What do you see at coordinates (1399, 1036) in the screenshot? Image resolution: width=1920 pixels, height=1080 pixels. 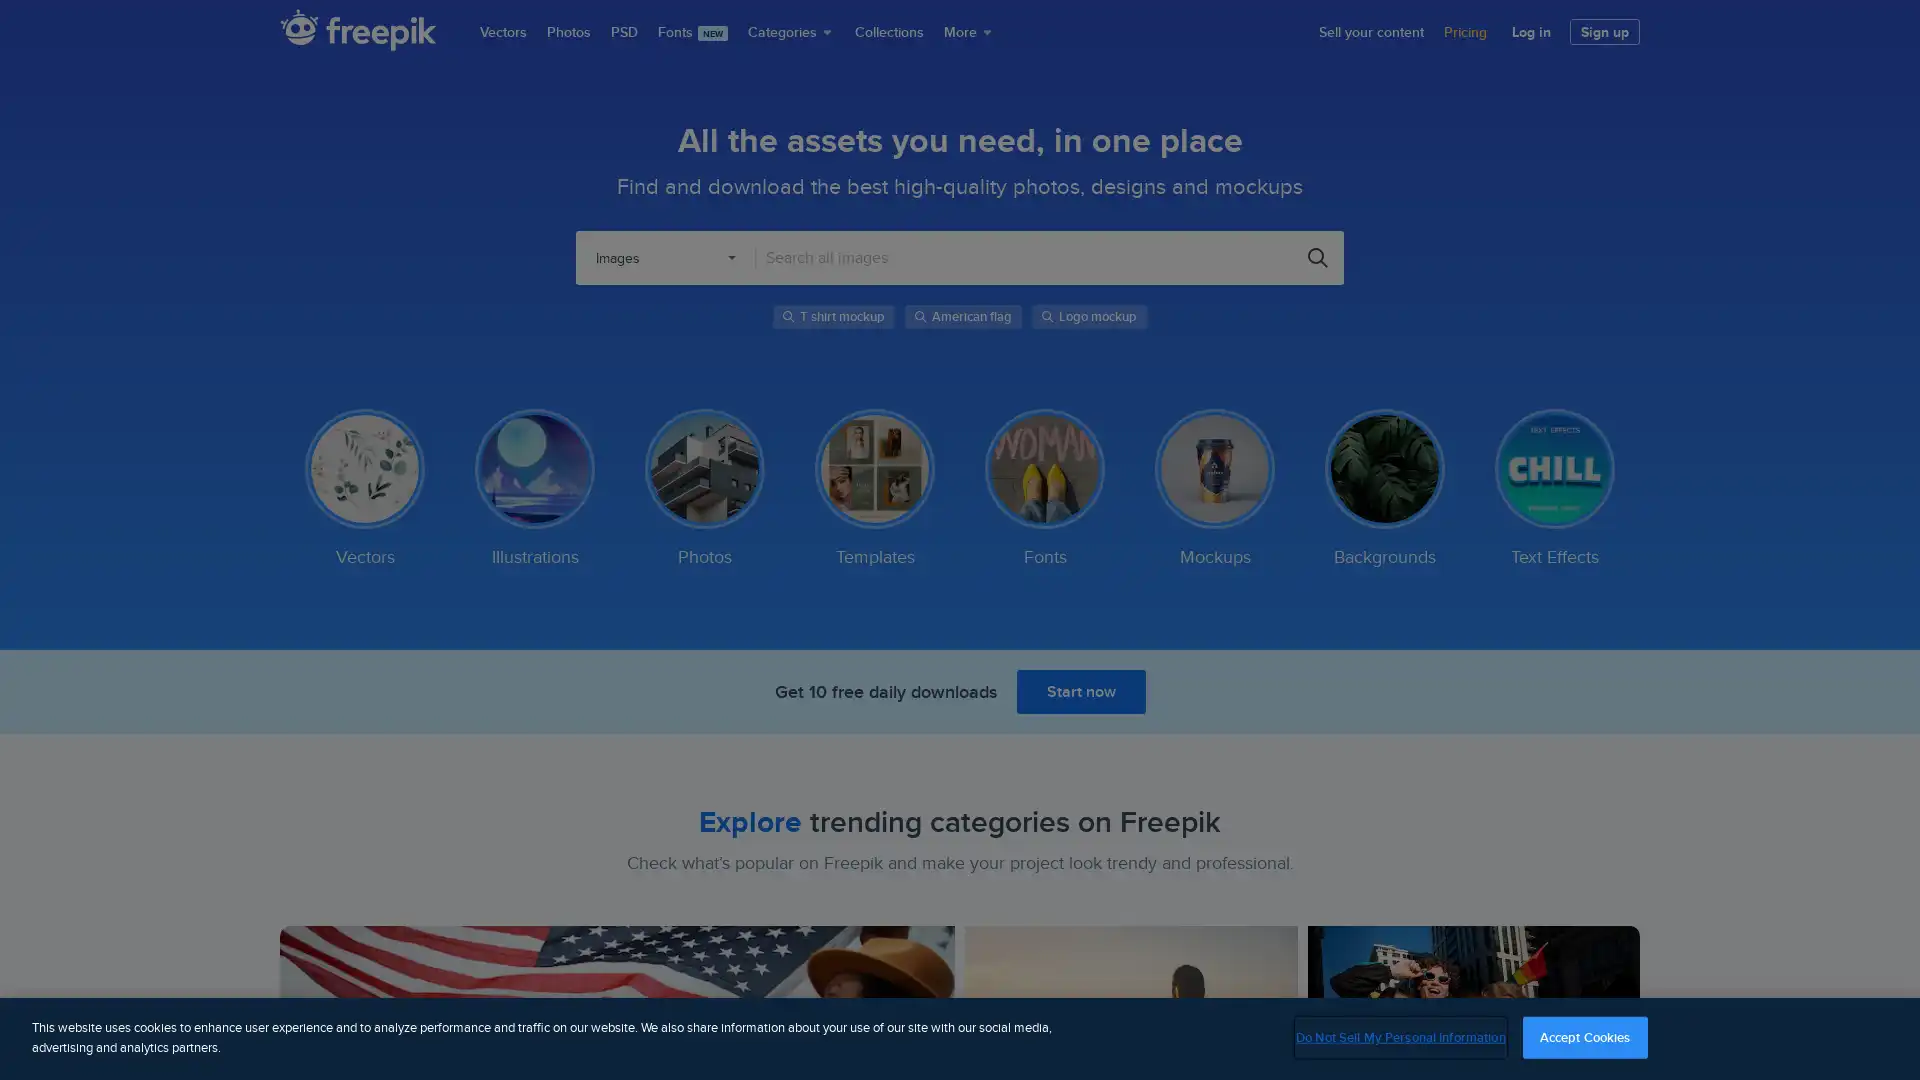 I see `Do Not Sell My Personal Information` at bounding box center [1399, 1036].